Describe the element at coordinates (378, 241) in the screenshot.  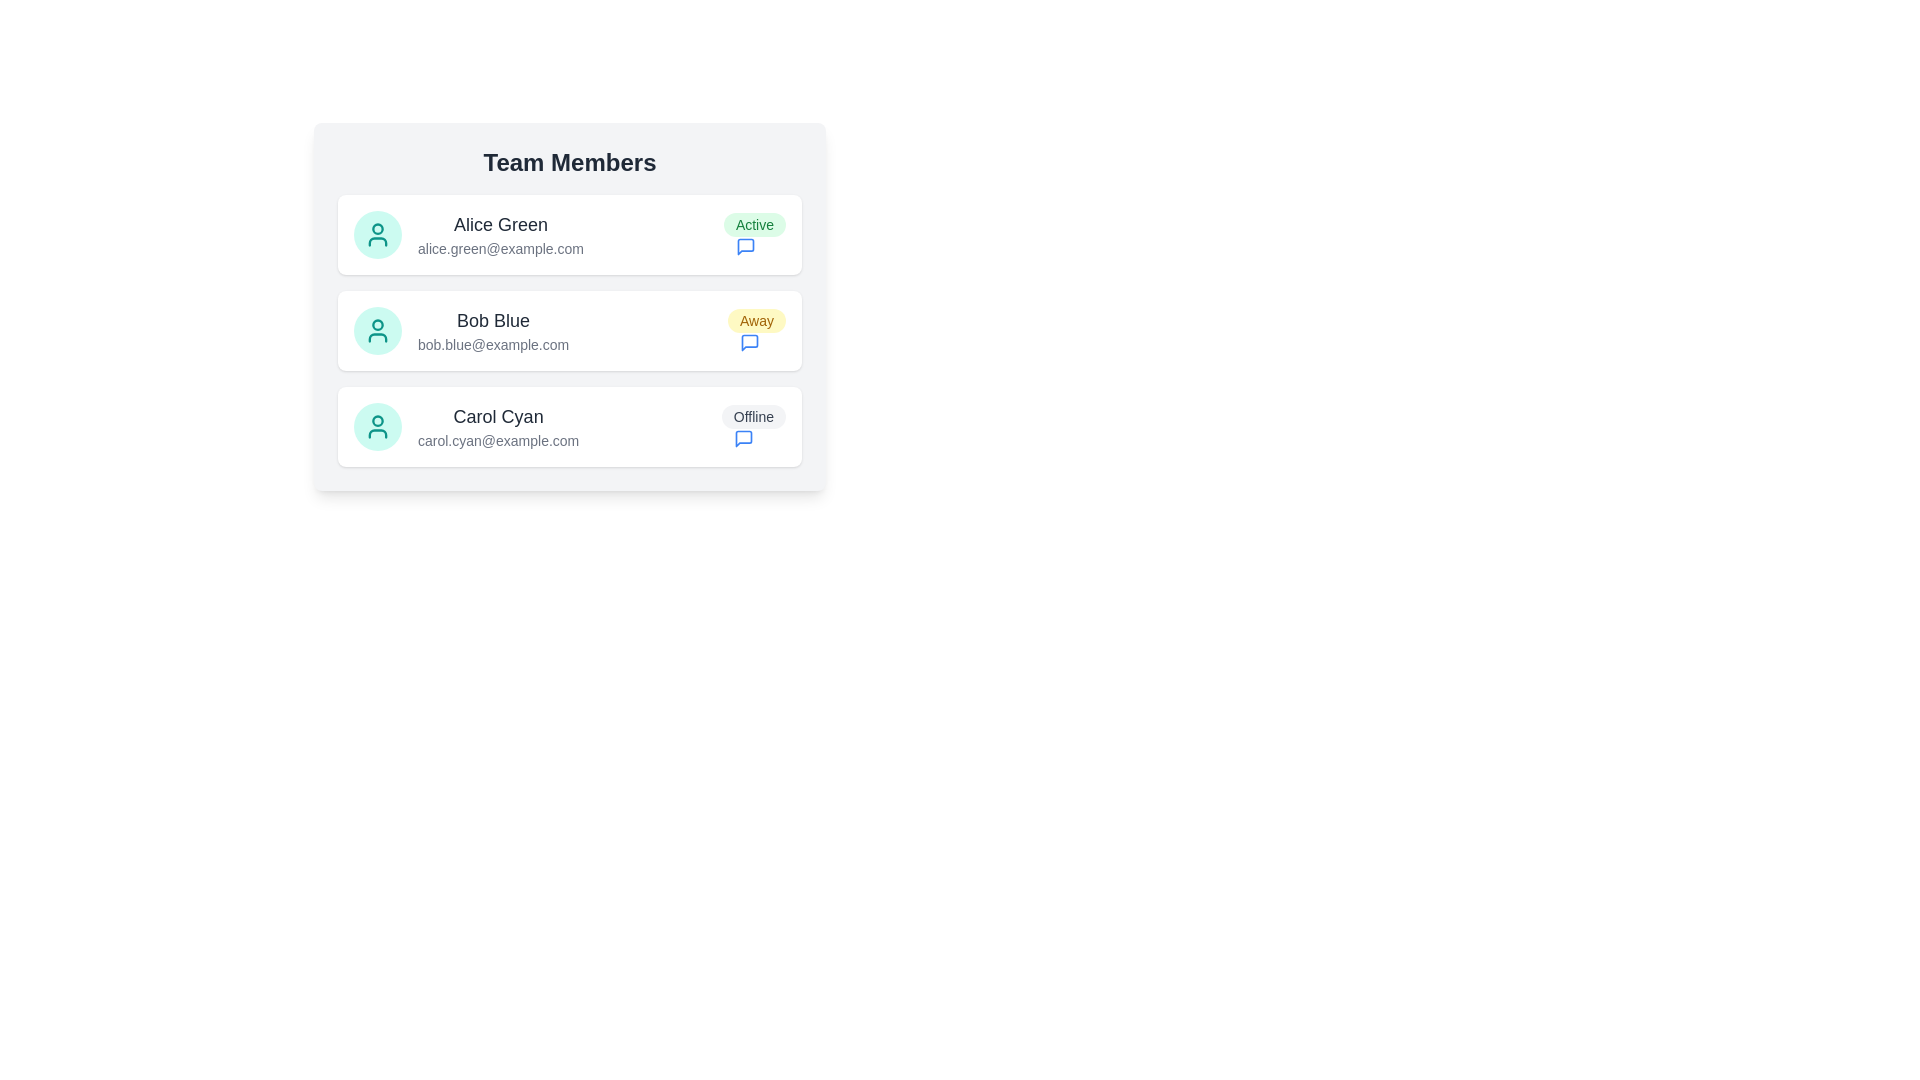
I see `the curved line icon representing a figure, which is part of the user avatar for 'Alice Green'` at that location.